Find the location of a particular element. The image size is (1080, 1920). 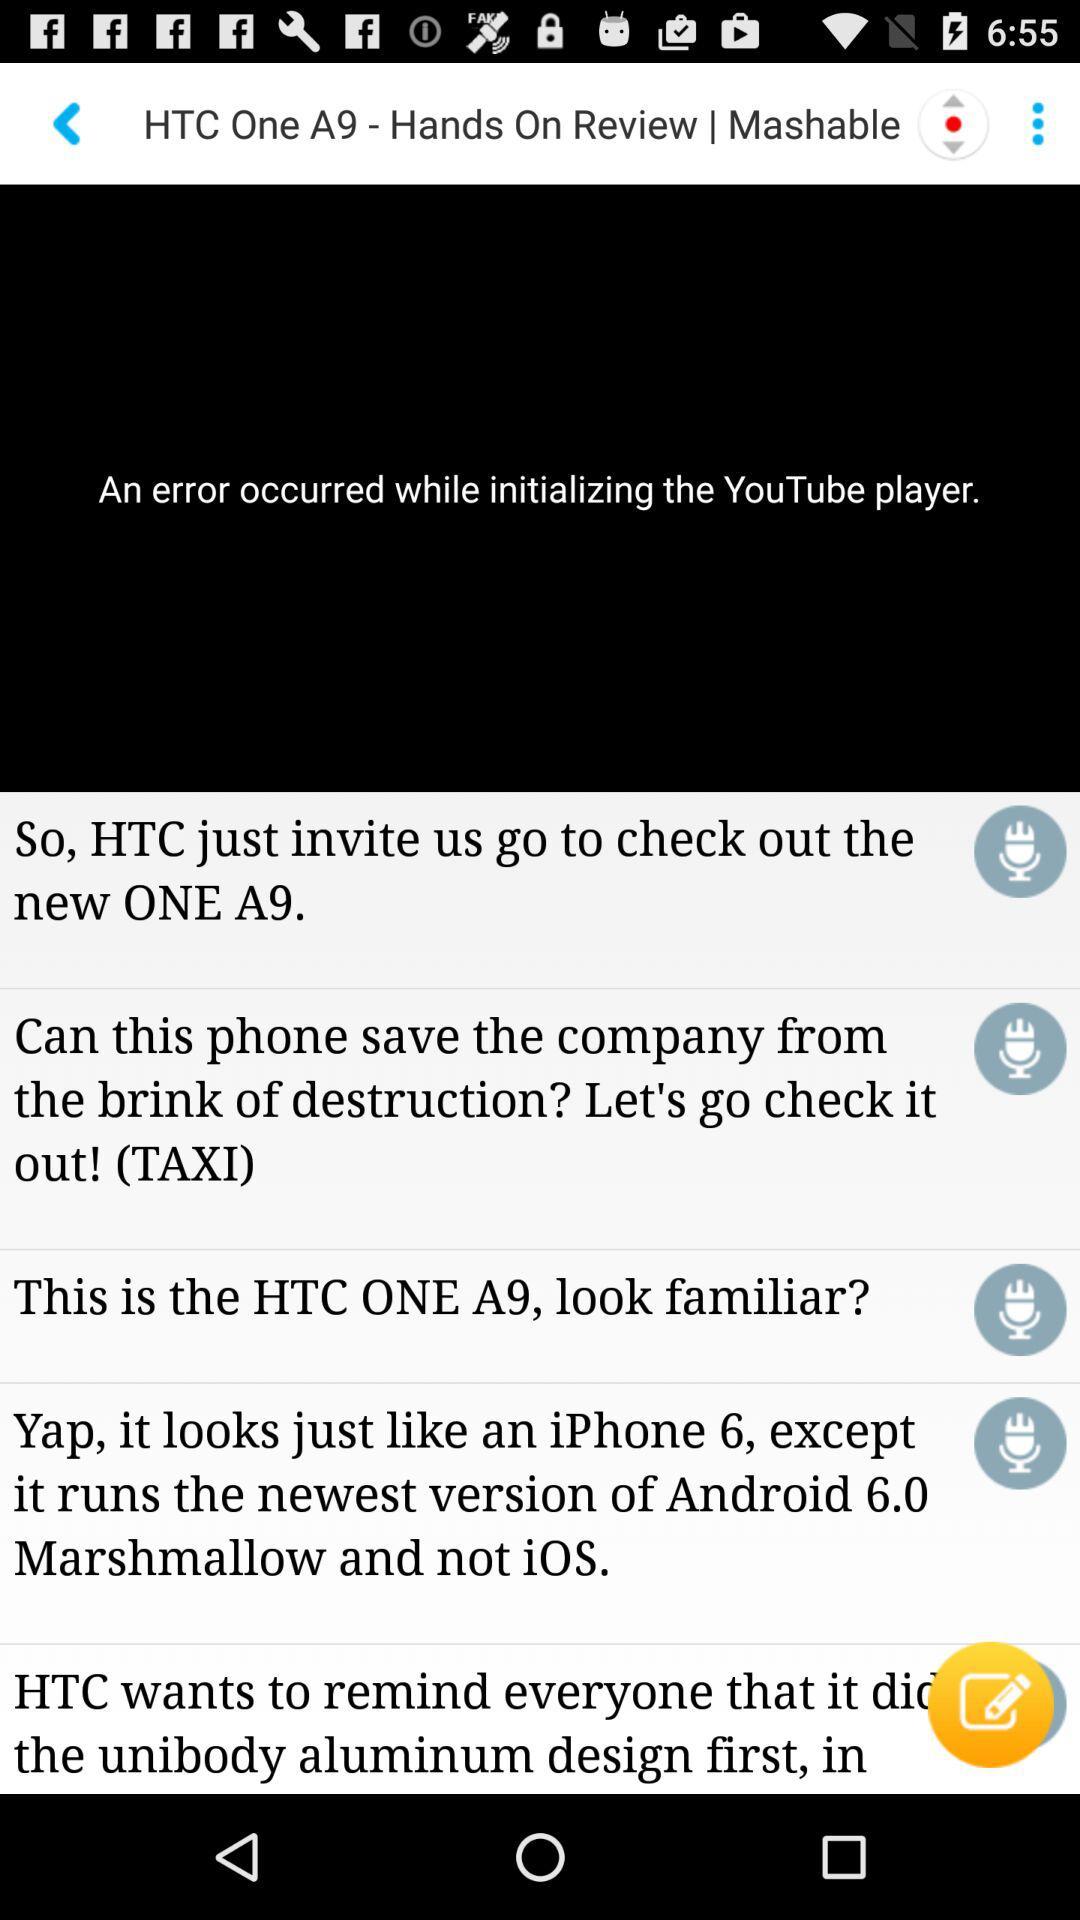

first voice recorder is located at coordinates (1020, 851).